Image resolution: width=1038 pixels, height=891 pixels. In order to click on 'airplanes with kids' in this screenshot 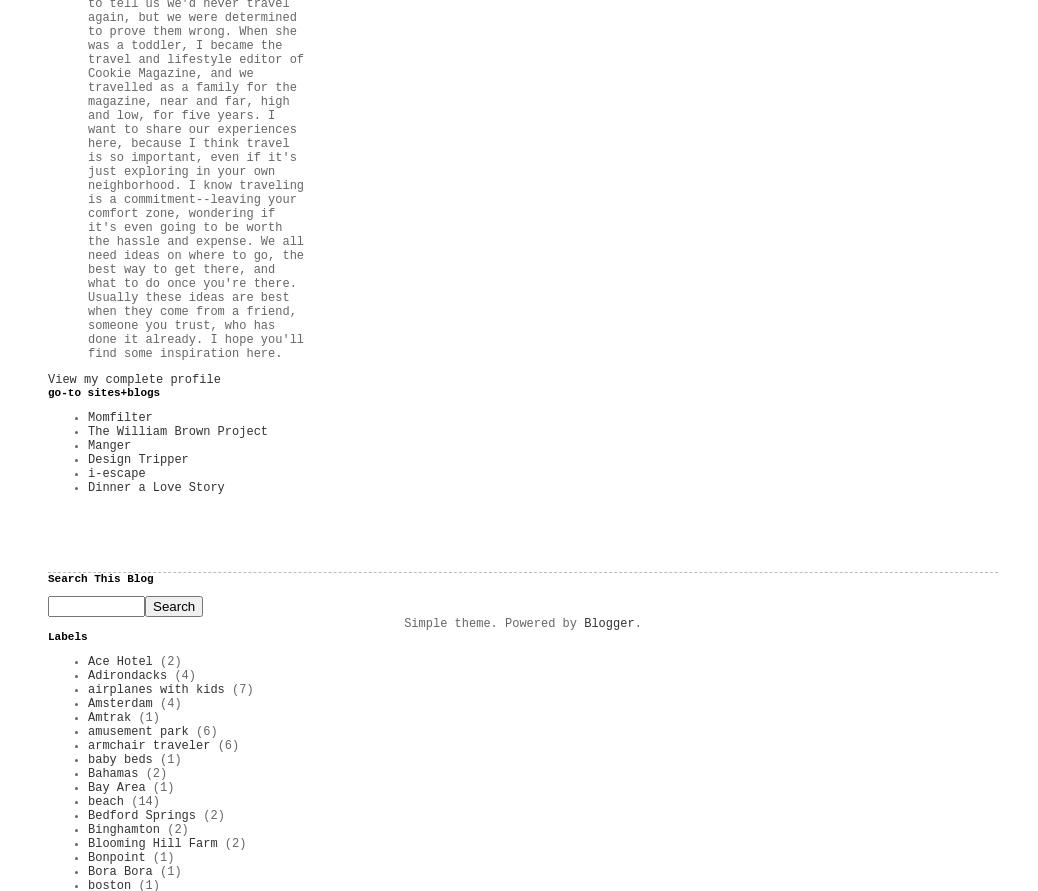, I will do `click(155, 688)`.